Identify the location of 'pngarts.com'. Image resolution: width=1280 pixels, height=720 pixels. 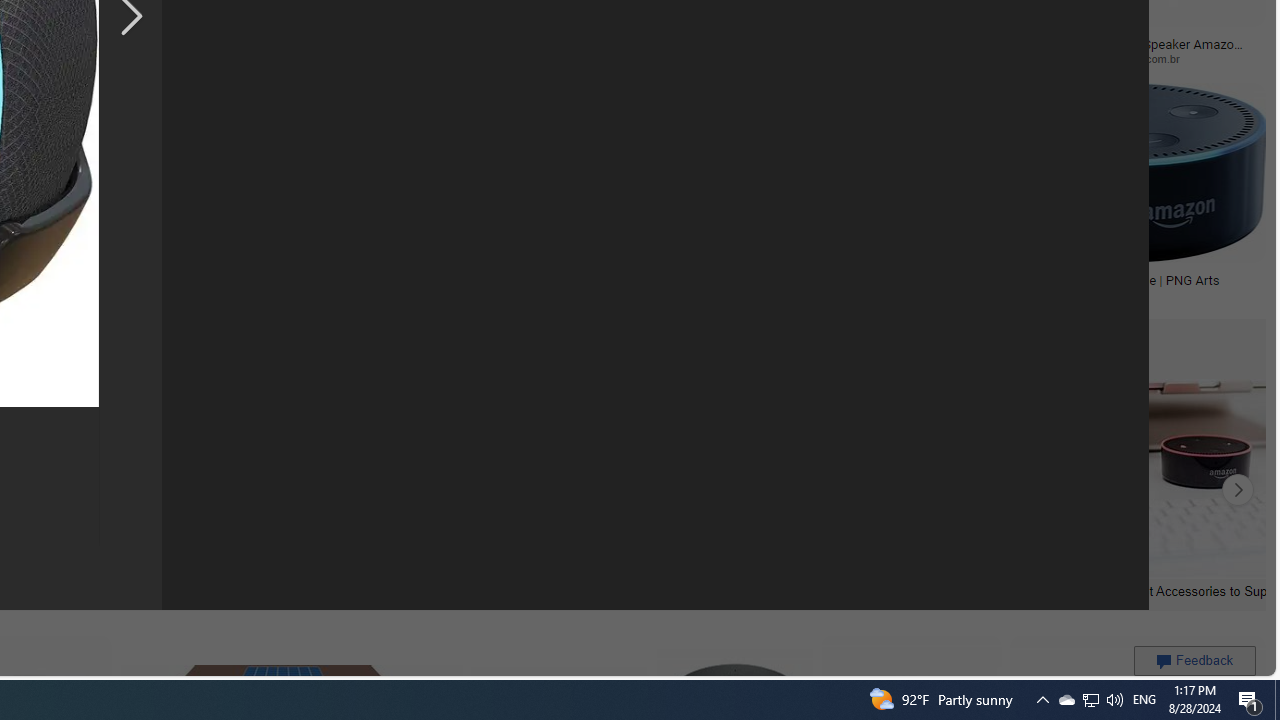
(1123, 295).